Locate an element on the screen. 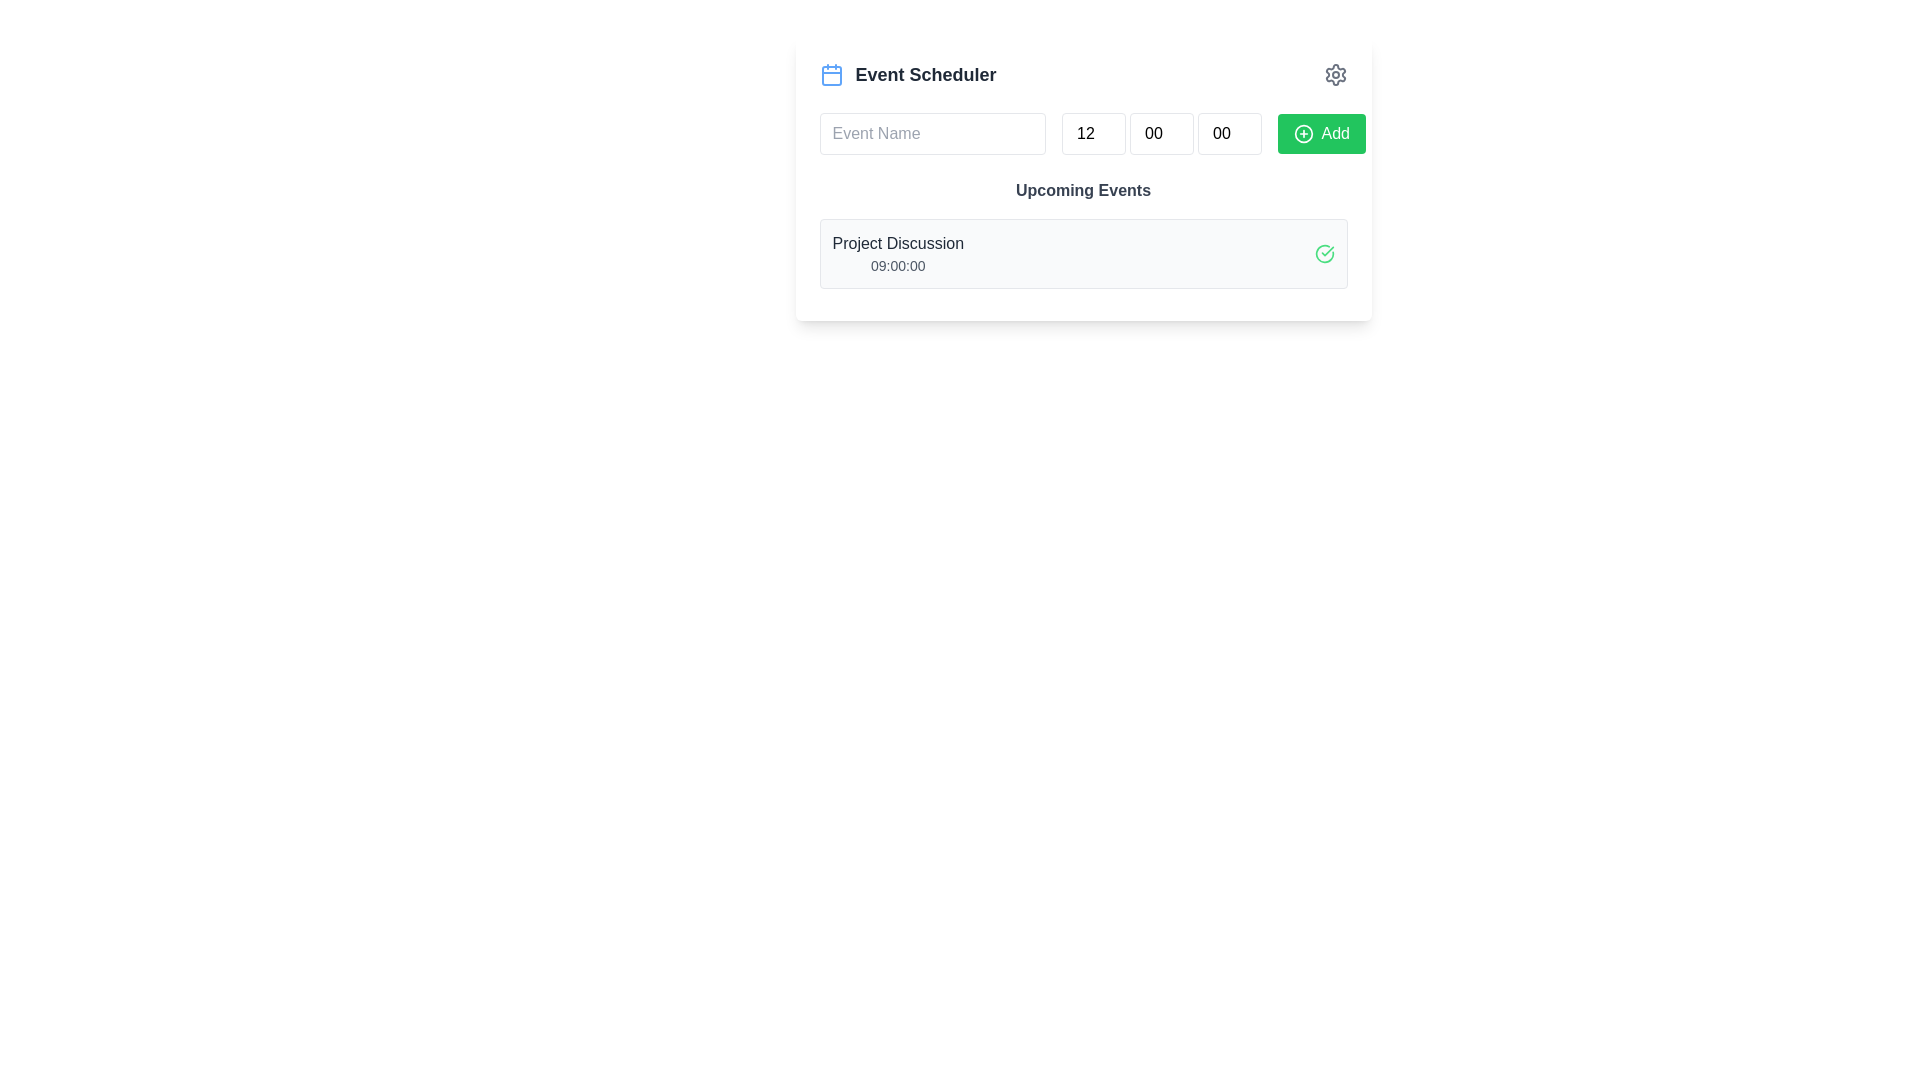  the Header (Text) element that serves as the title for the section listing upcoming events, positioned above the 'Project Discussion' event is located at coordinates (1082, 191).